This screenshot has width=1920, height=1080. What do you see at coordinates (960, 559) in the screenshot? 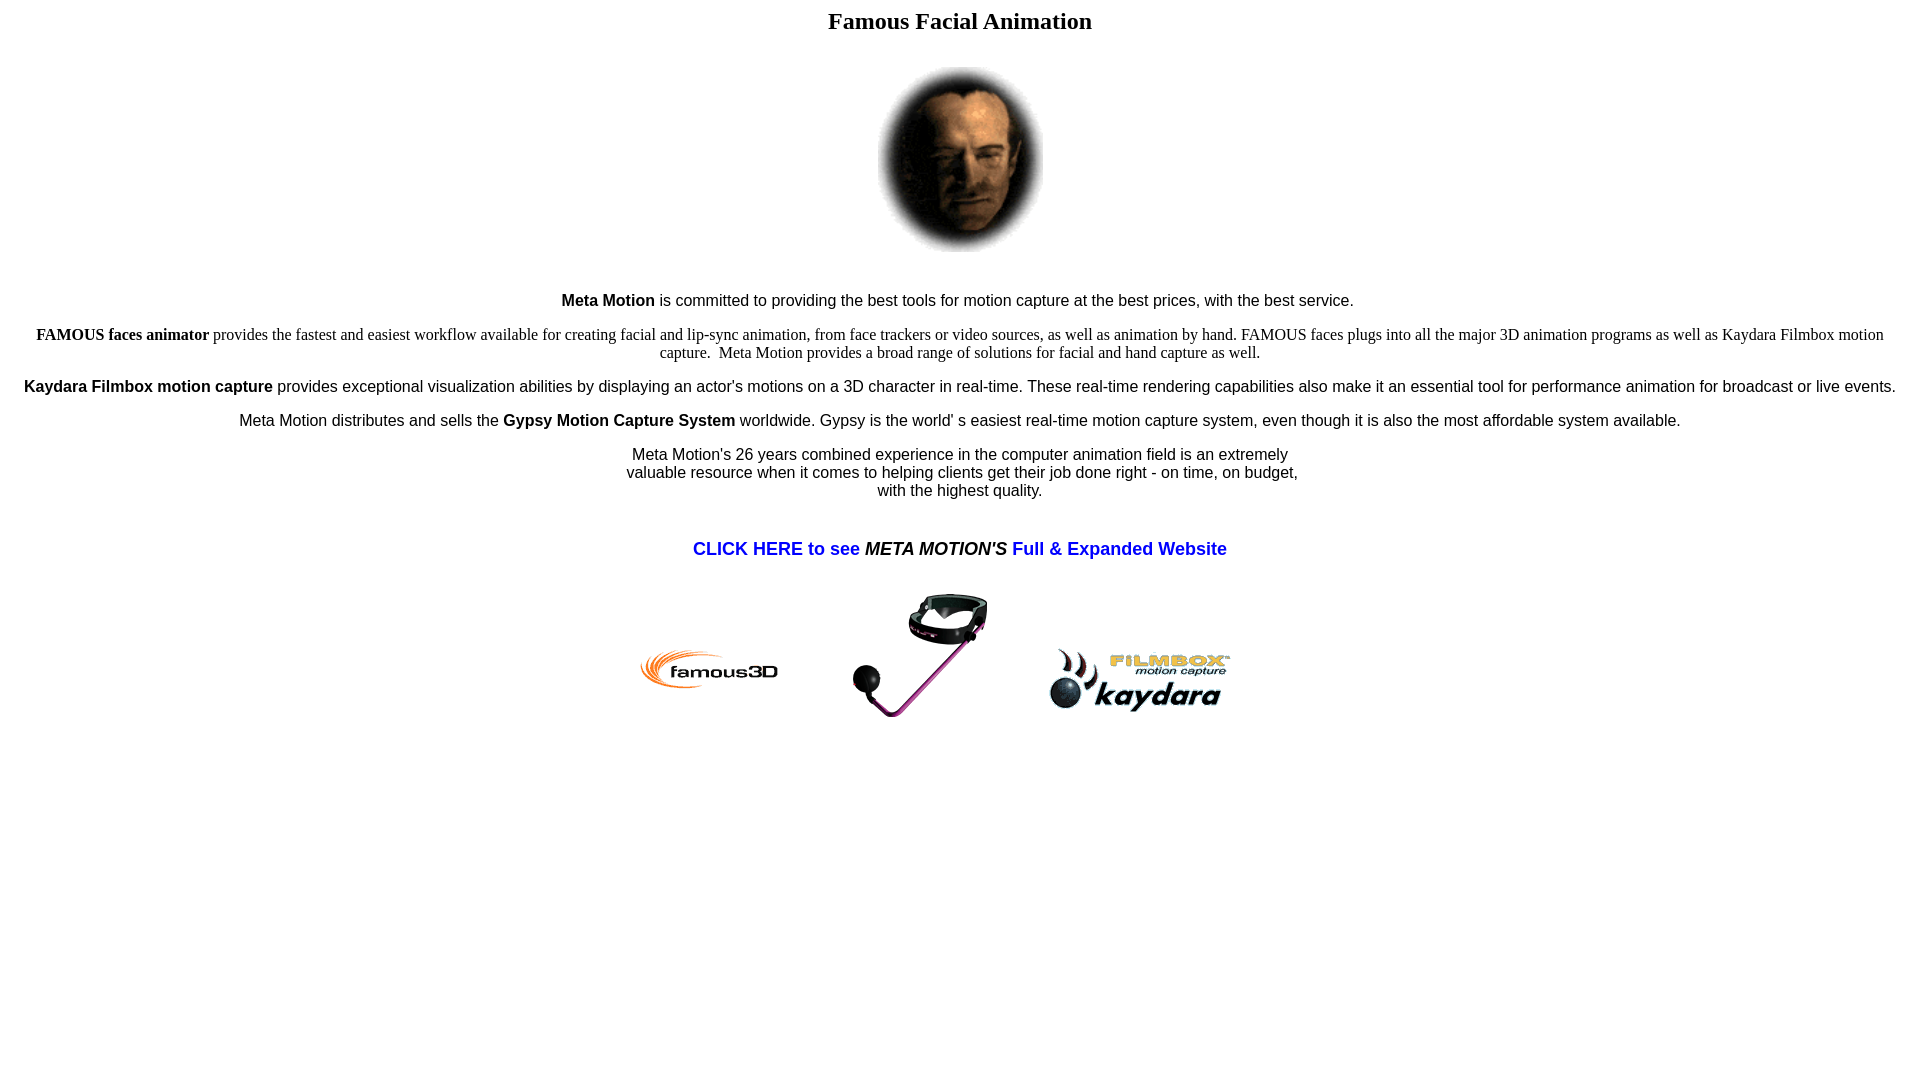
I see `'CLICK HERE to see META MOTION'S Full & Expanded Website'` at bounding box center [960, 559].